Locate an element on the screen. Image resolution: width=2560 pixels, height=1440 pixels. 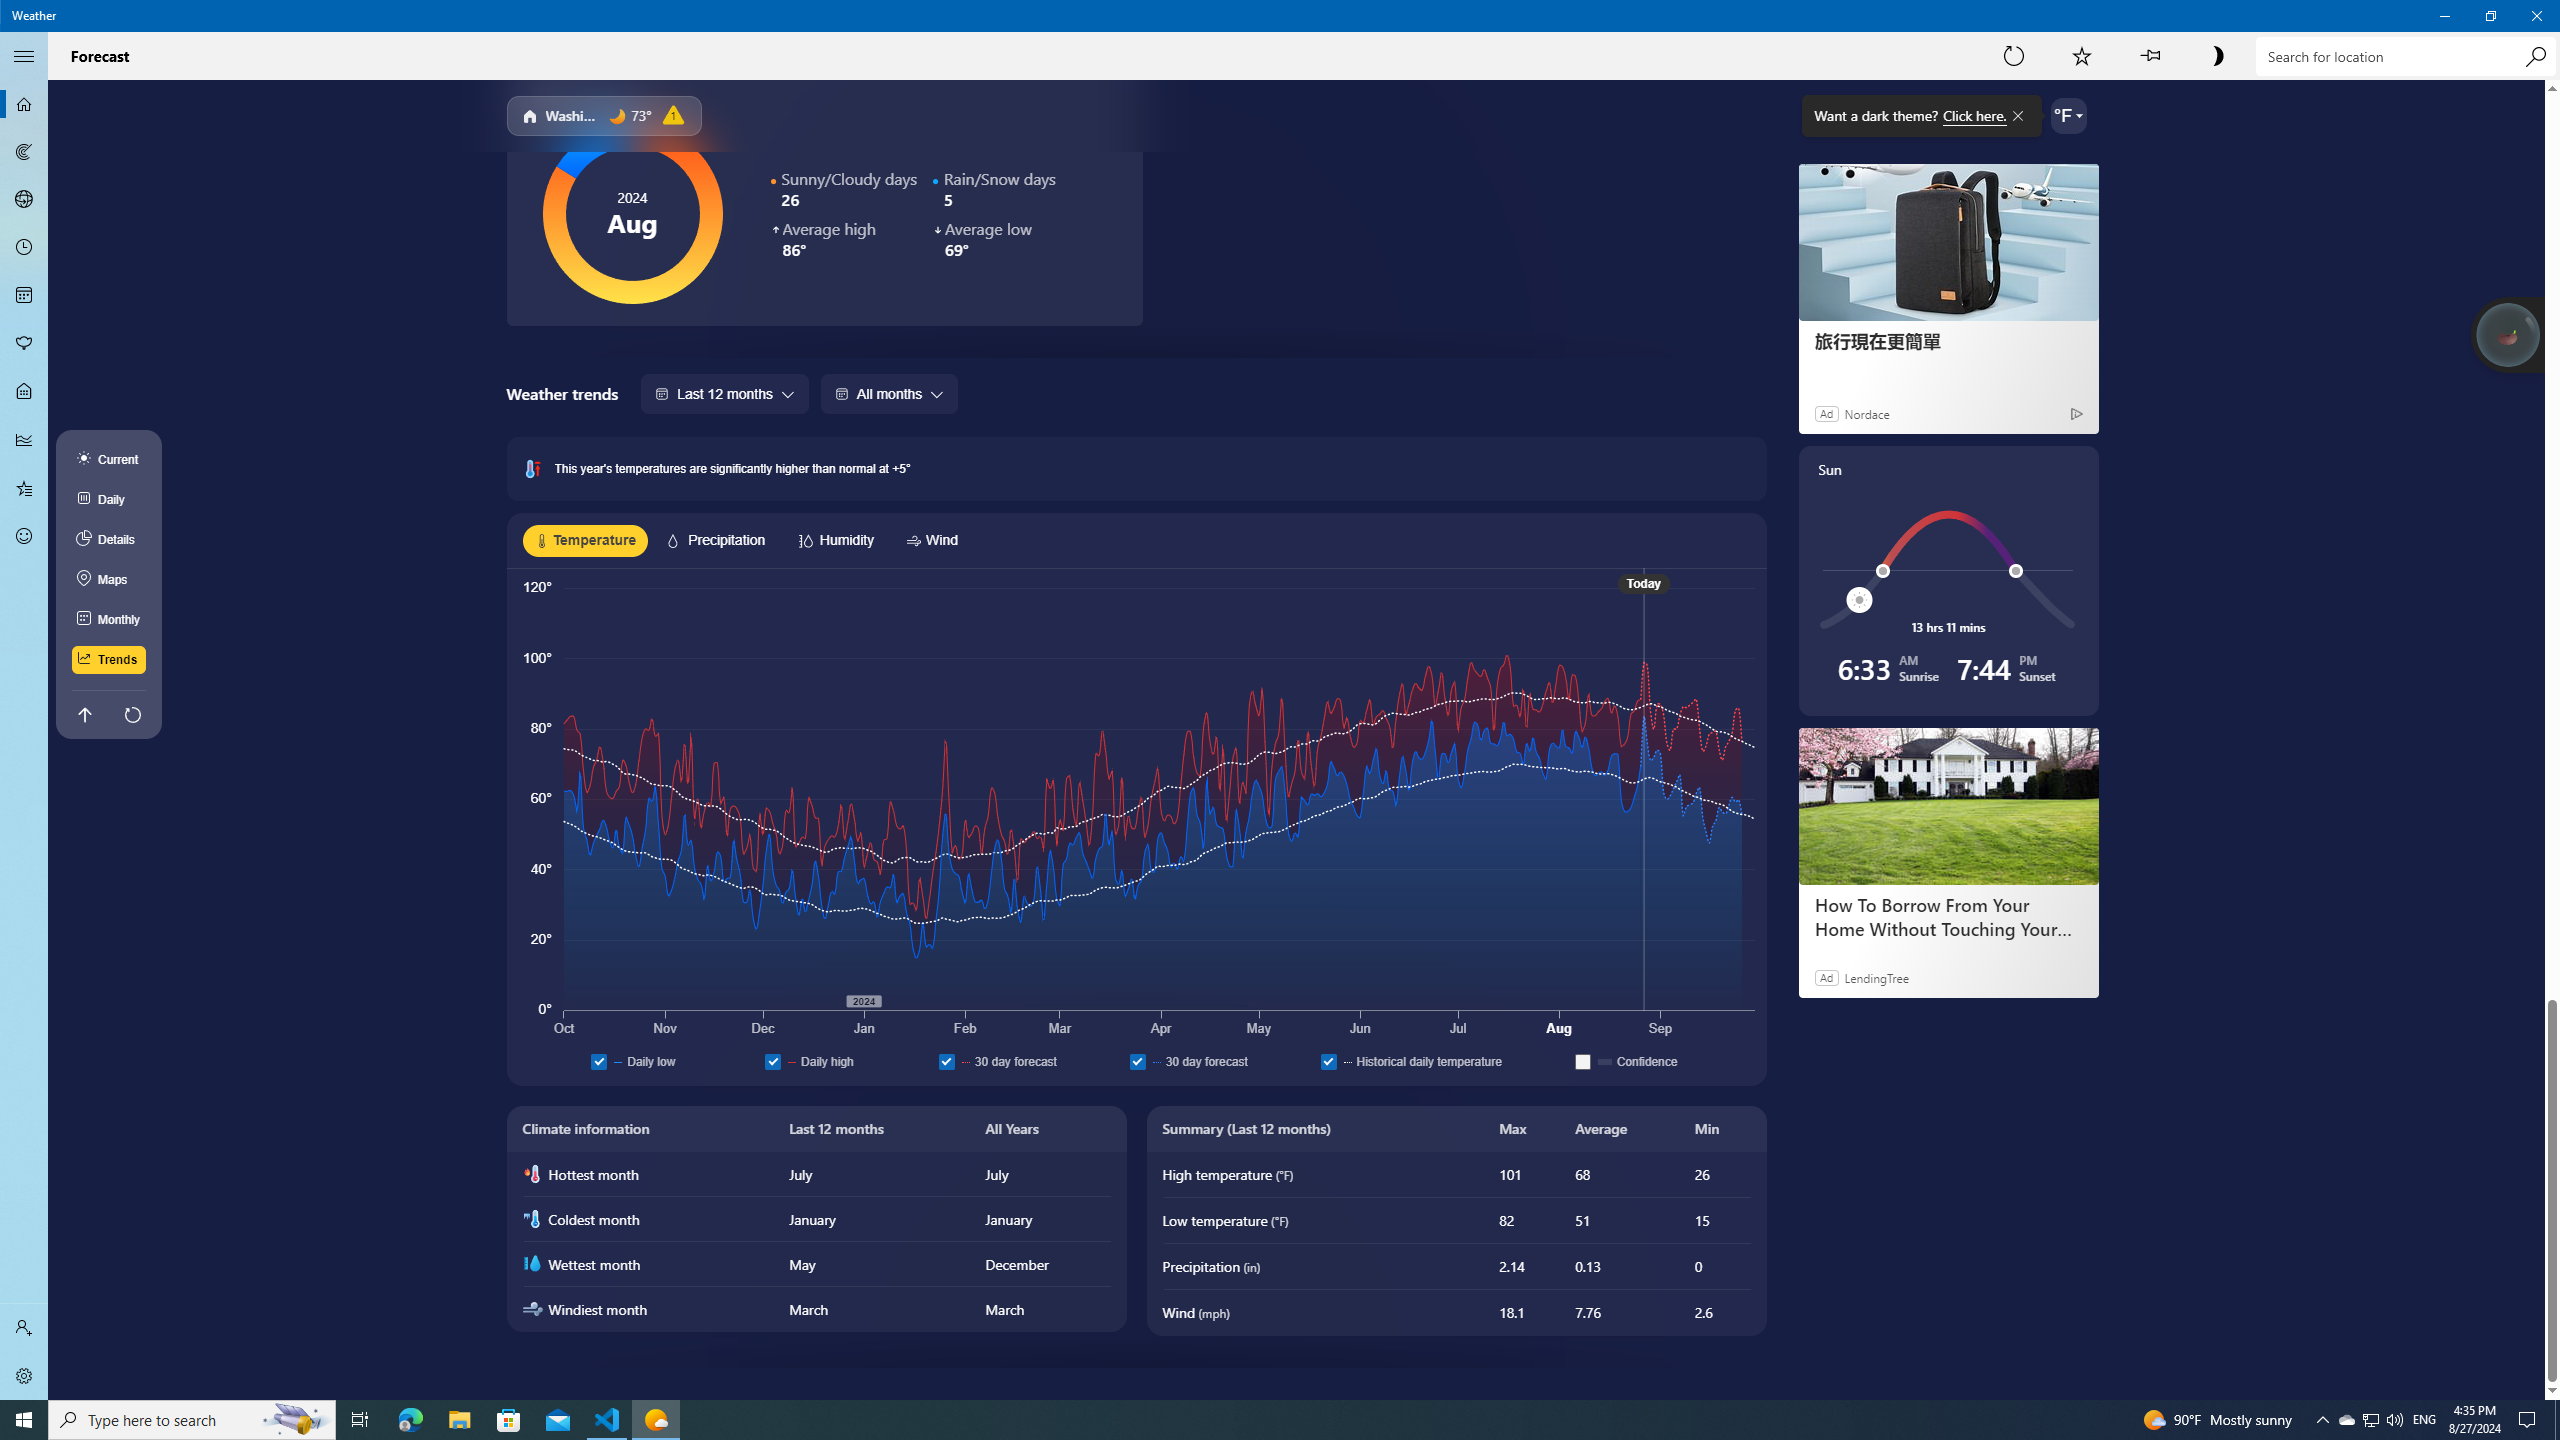
'Life - Not Selected' is located at coordinates (24, 391).